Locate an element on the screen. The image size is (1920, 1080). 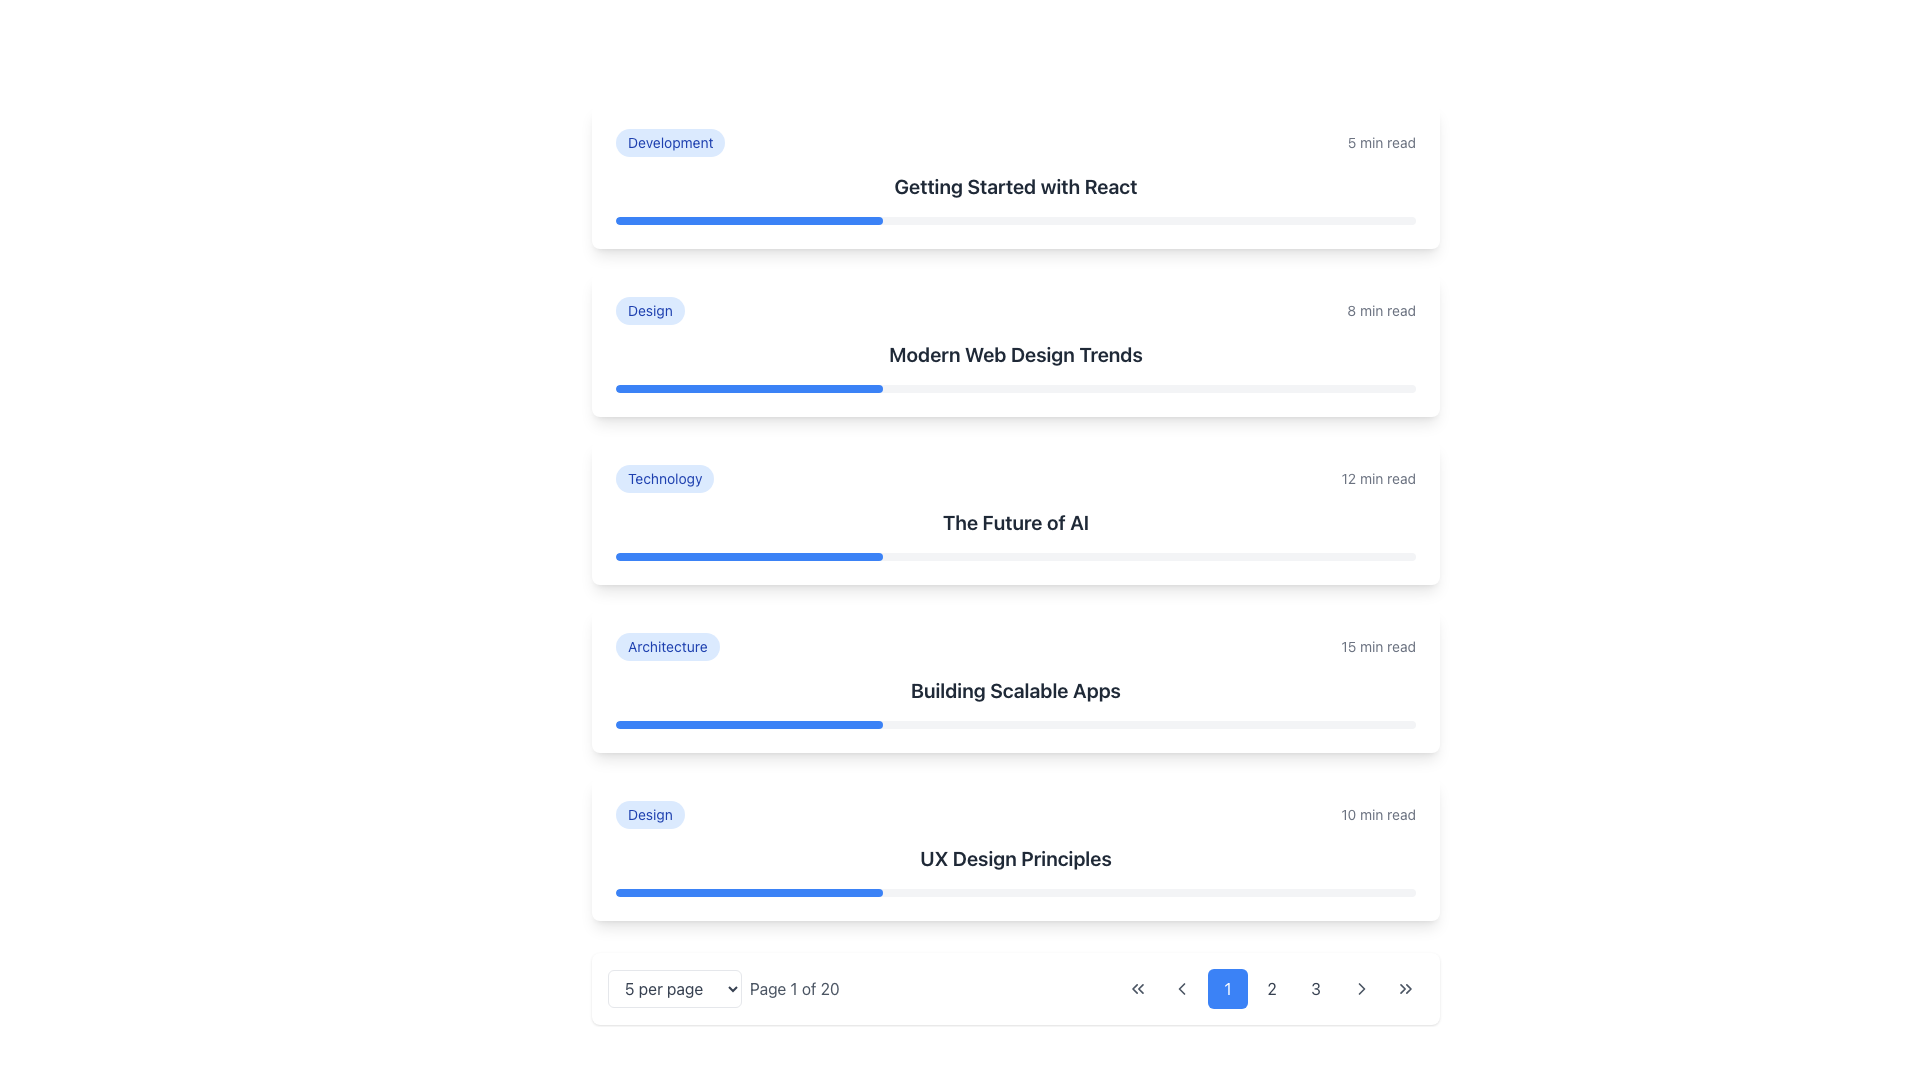
the first informational card in the vertical list to read the information displayed is located at coordinates (1016, 176).